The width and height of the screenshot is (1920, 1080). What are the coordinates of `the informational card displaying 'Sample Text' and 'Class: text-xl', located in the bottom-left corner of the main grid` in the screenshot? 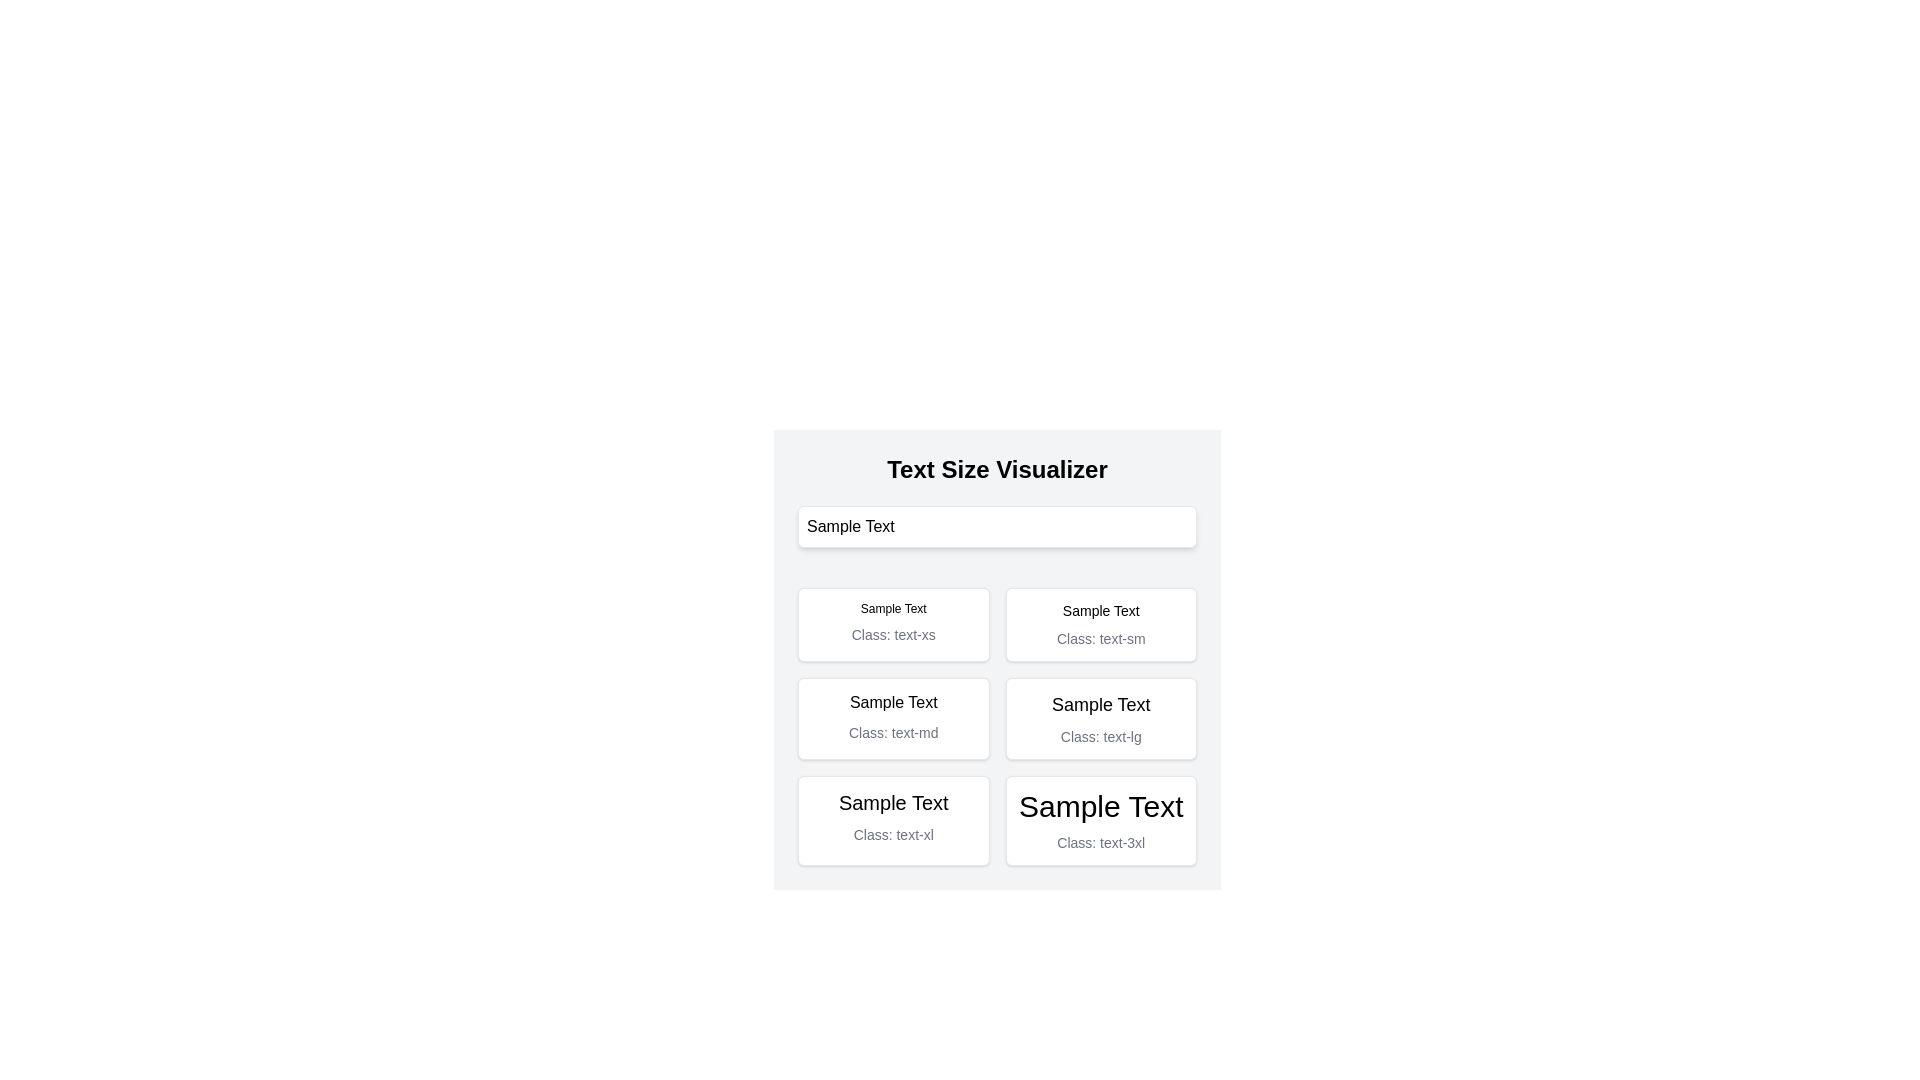 It's located at (892, 821).